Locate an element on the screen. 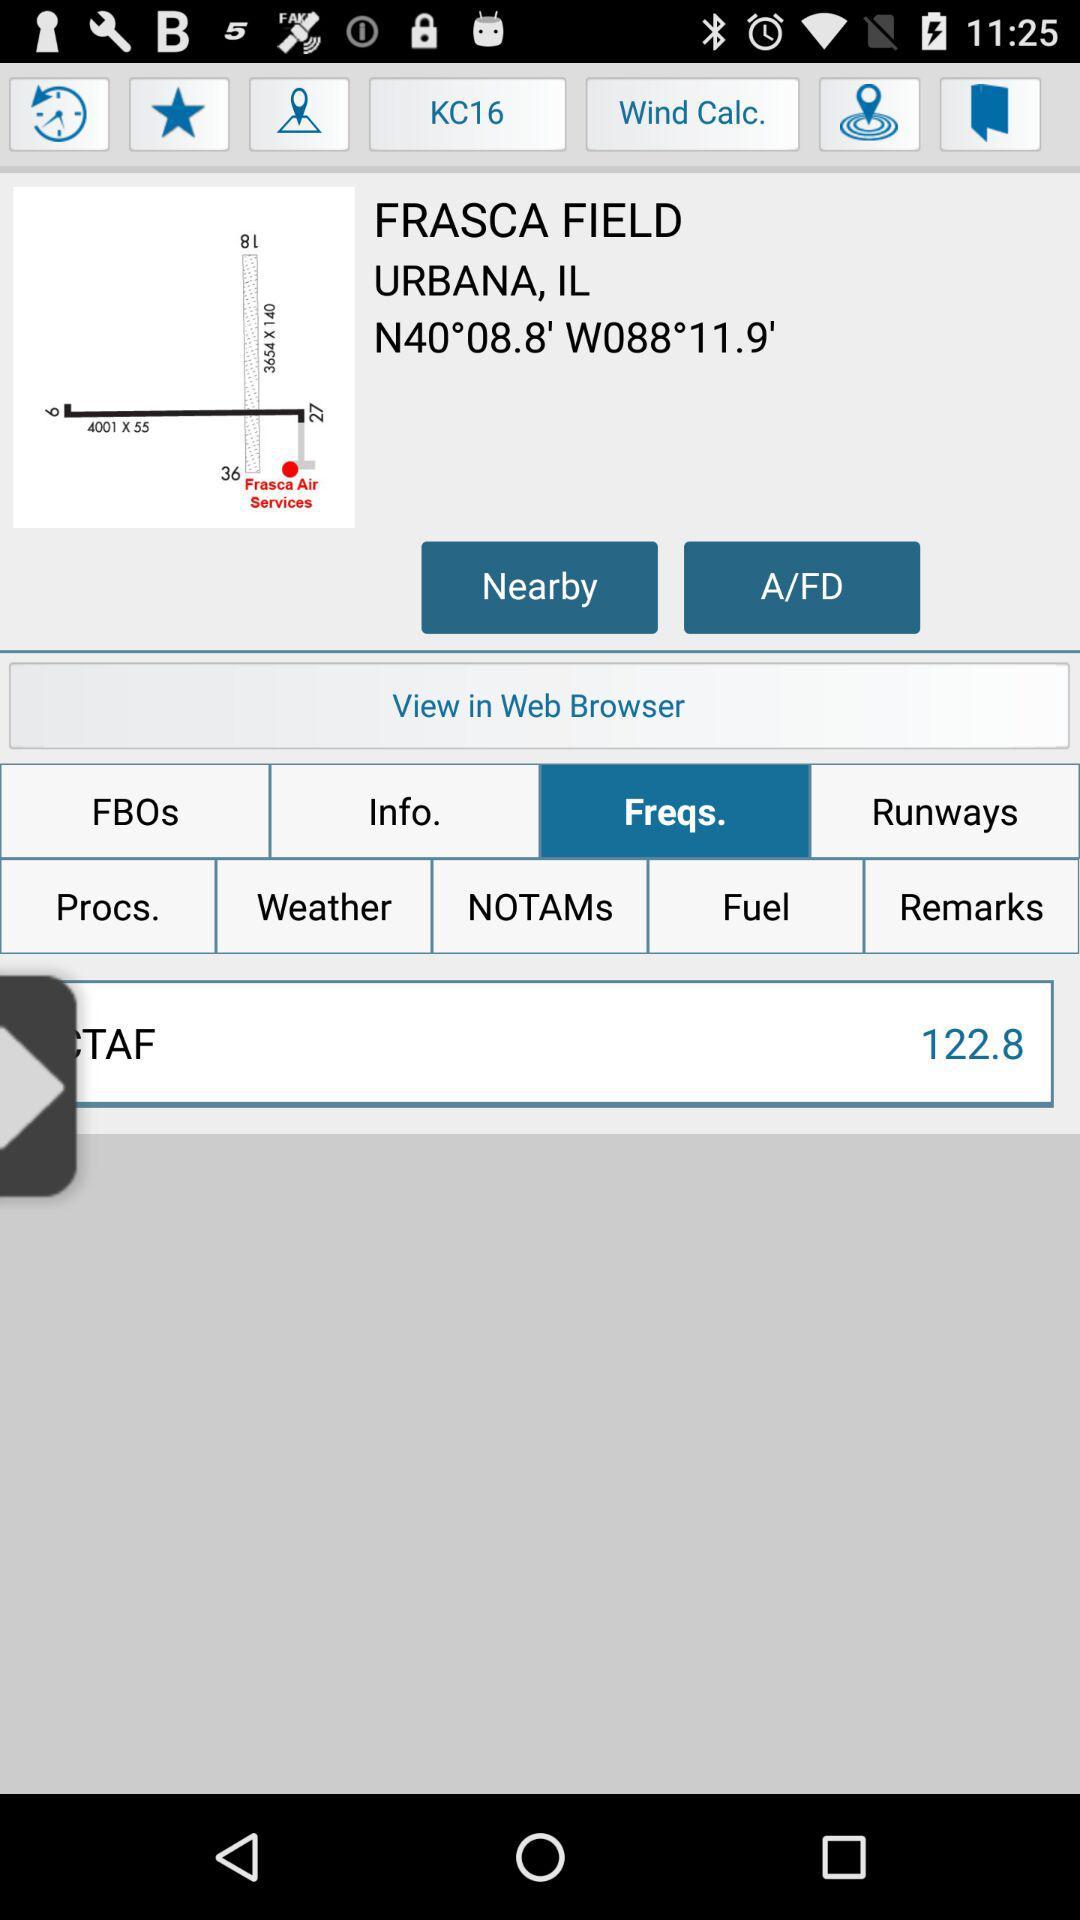 This screenshot has height=1920, width=1080. calculate time is located at coordinates (59, 118).